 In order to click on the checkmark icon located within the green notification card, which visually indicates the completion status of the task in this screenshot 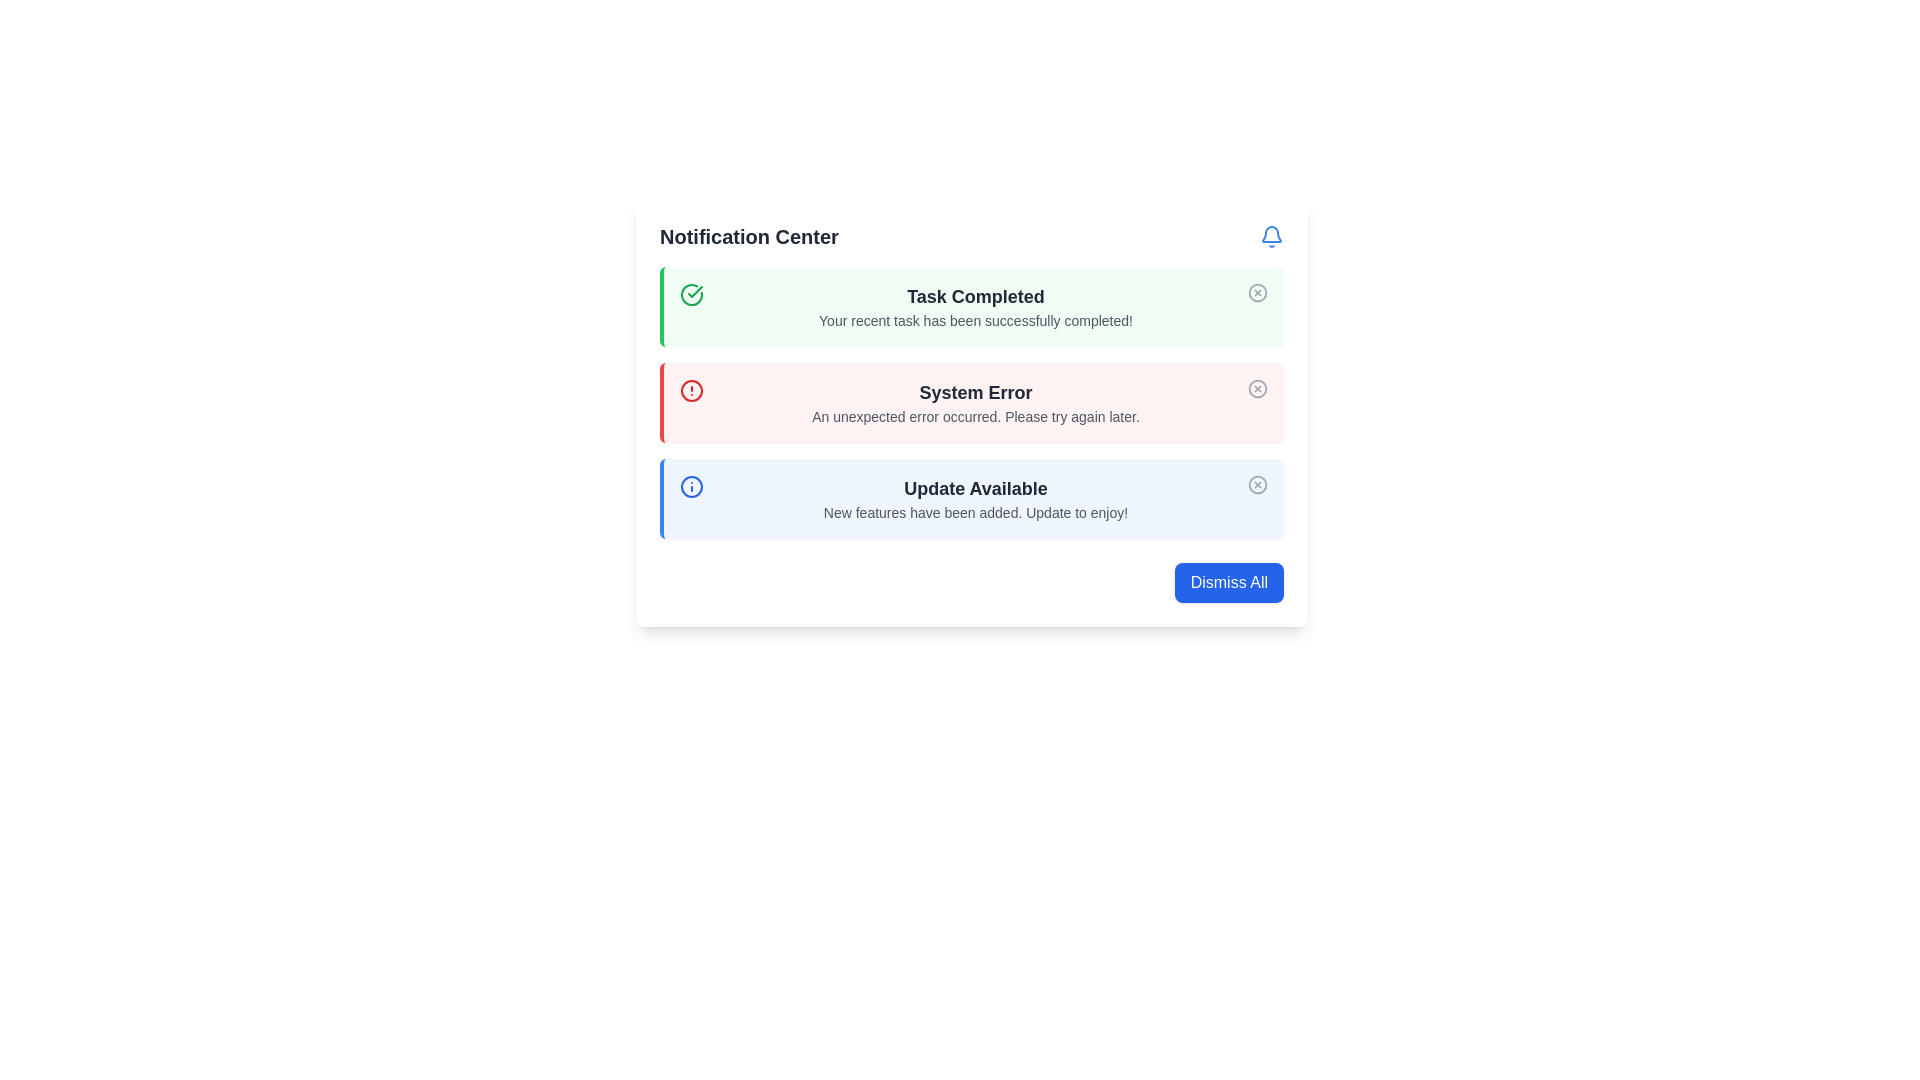, I will do `click(695, 292)`.